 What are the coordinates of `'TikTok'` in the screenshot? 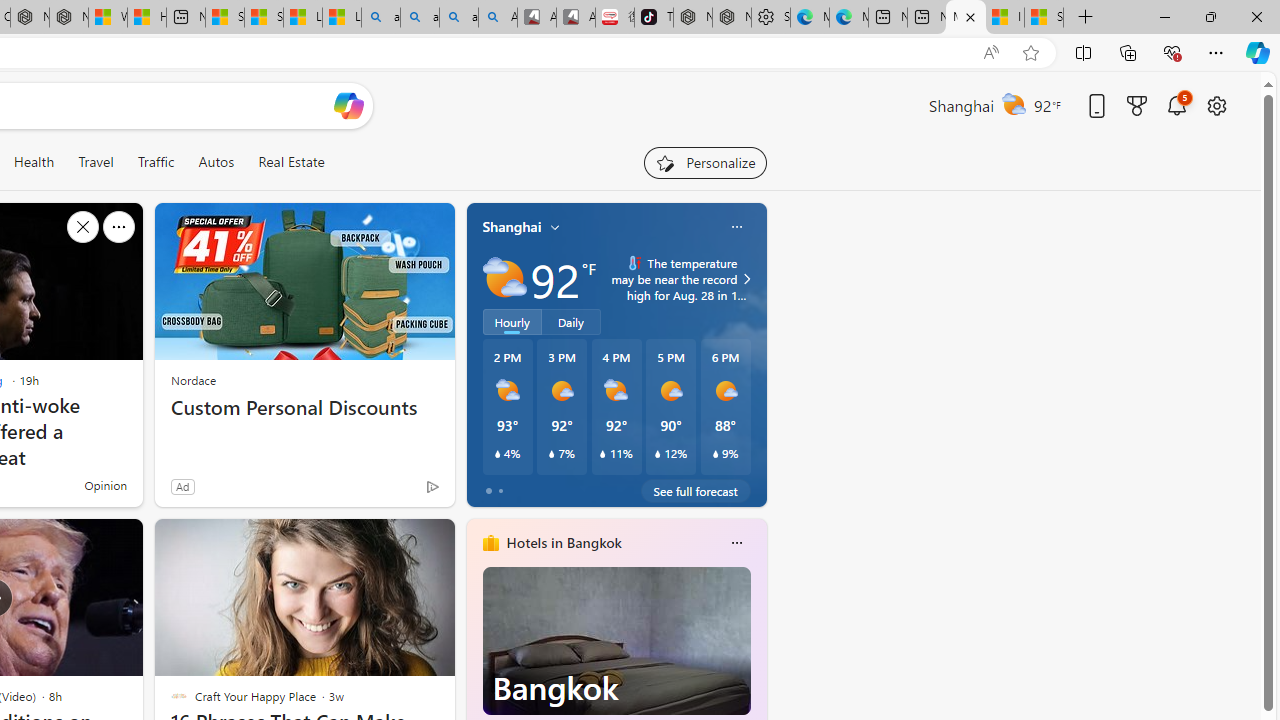 It's located at (654, 17).